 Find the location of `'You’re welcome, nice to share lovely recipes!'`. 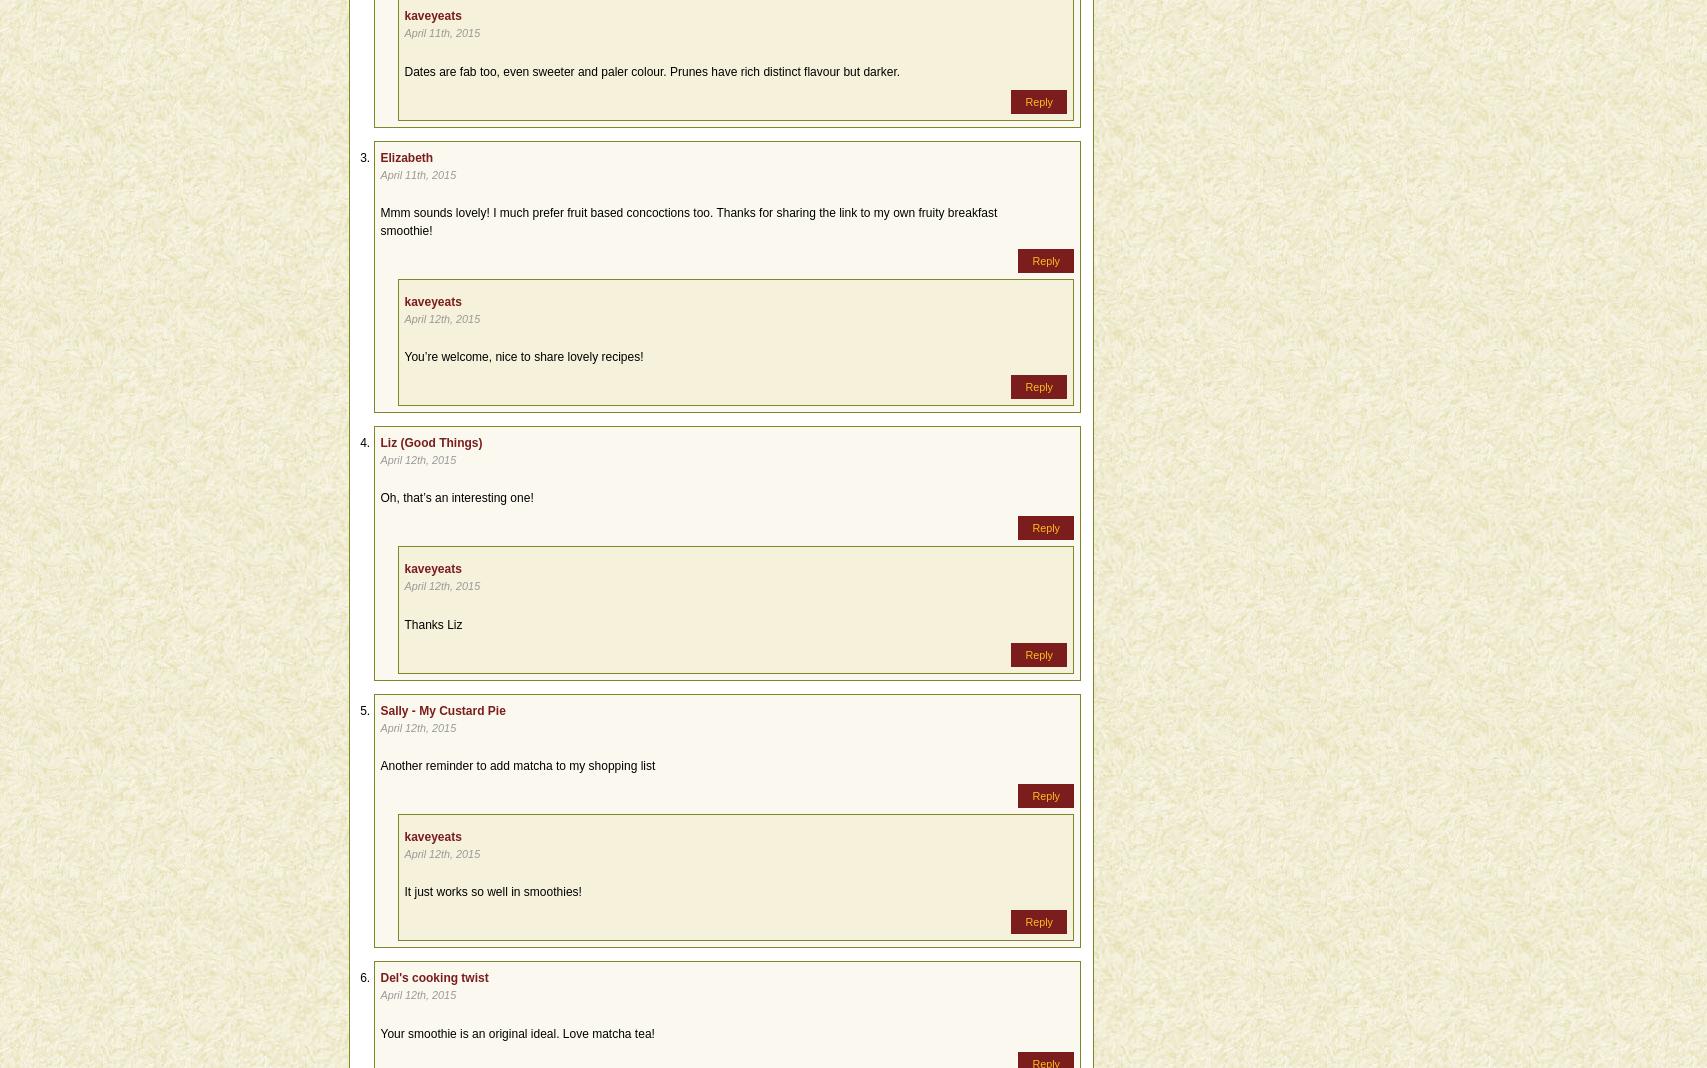

'You’re welcome, nice to share lovely recipes!' is located at coordinates (523, 356).